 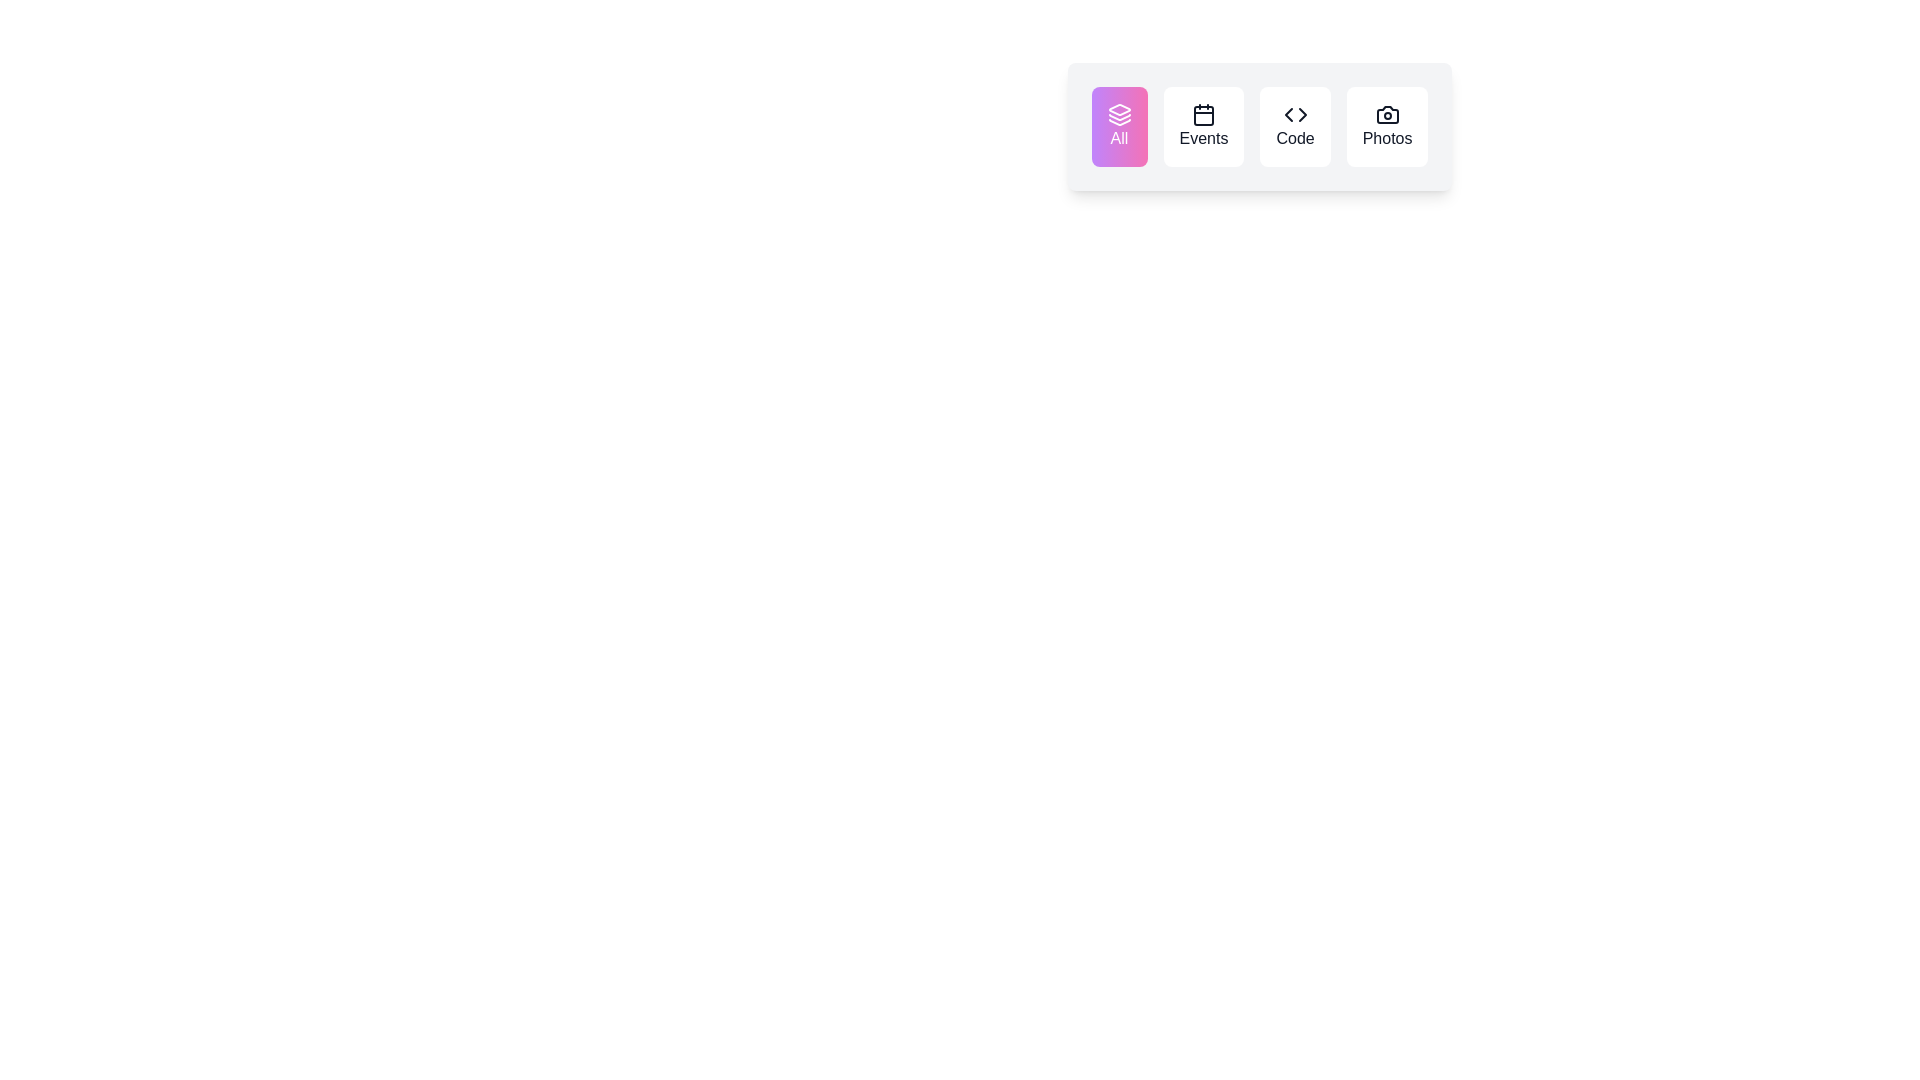 What do you see at coordinates (1295, 127) in the screenshot?
I see `the 'Code' button, which is the third button in a horizontal group of four` at bounding box center [1295, 127].